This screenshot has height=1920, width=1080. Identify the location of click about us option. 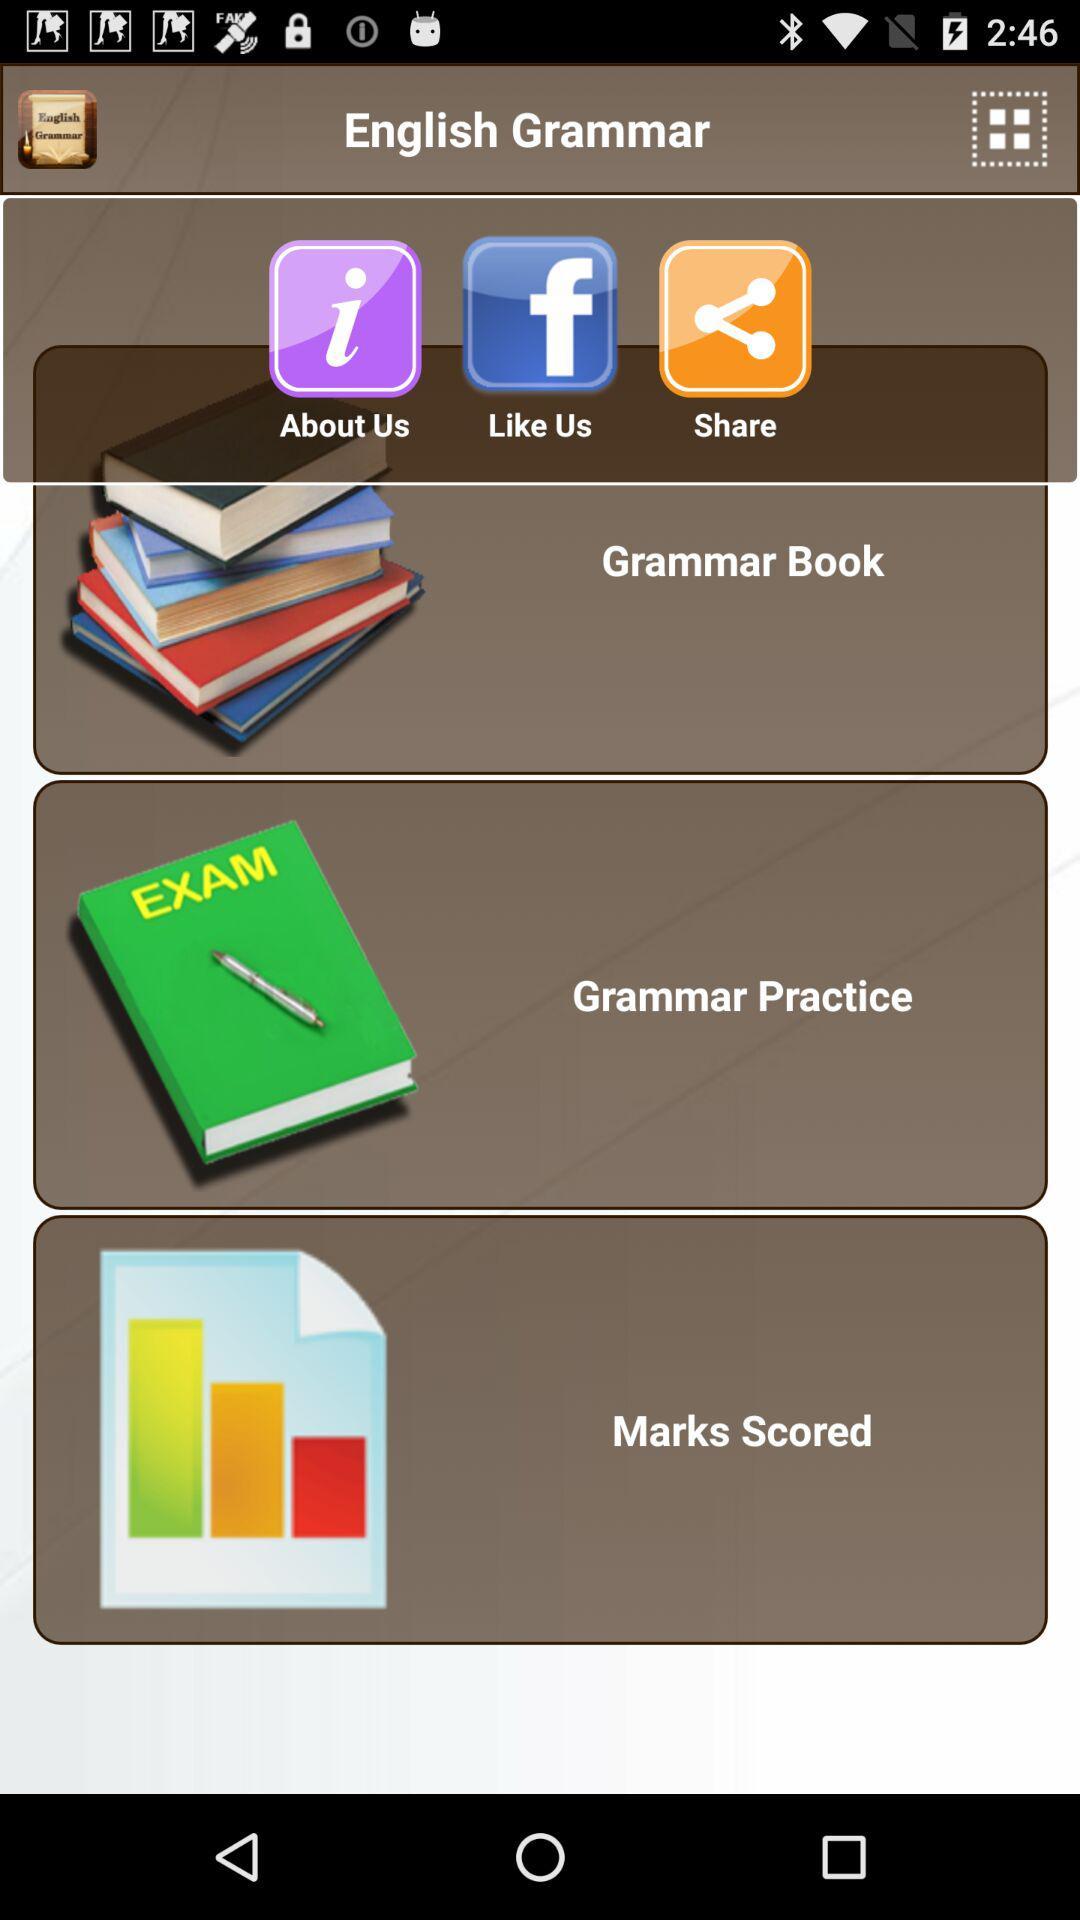
(343, 317).